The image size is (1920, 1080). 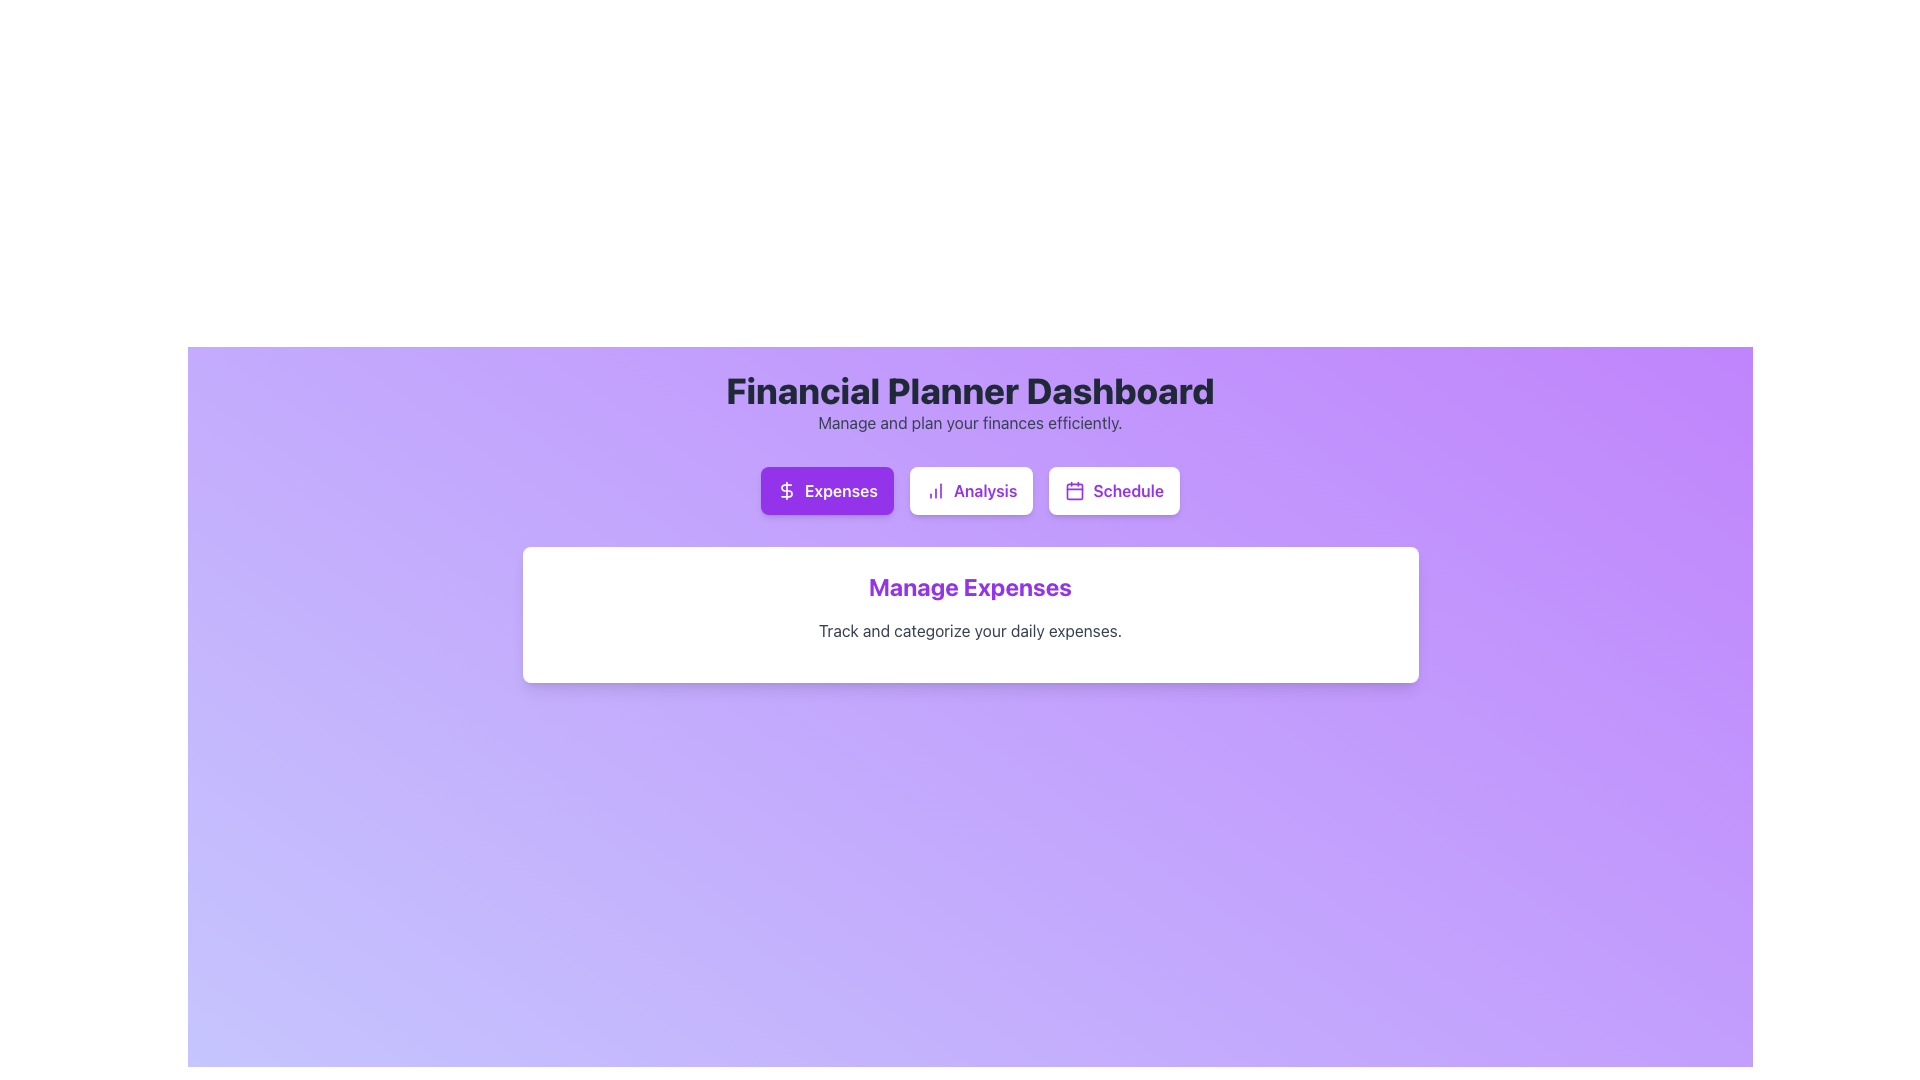 I want to click on text from the Text Header that serves as a title for the section related to managing expenses, located in the center of the page, so click(x=970, y=585).